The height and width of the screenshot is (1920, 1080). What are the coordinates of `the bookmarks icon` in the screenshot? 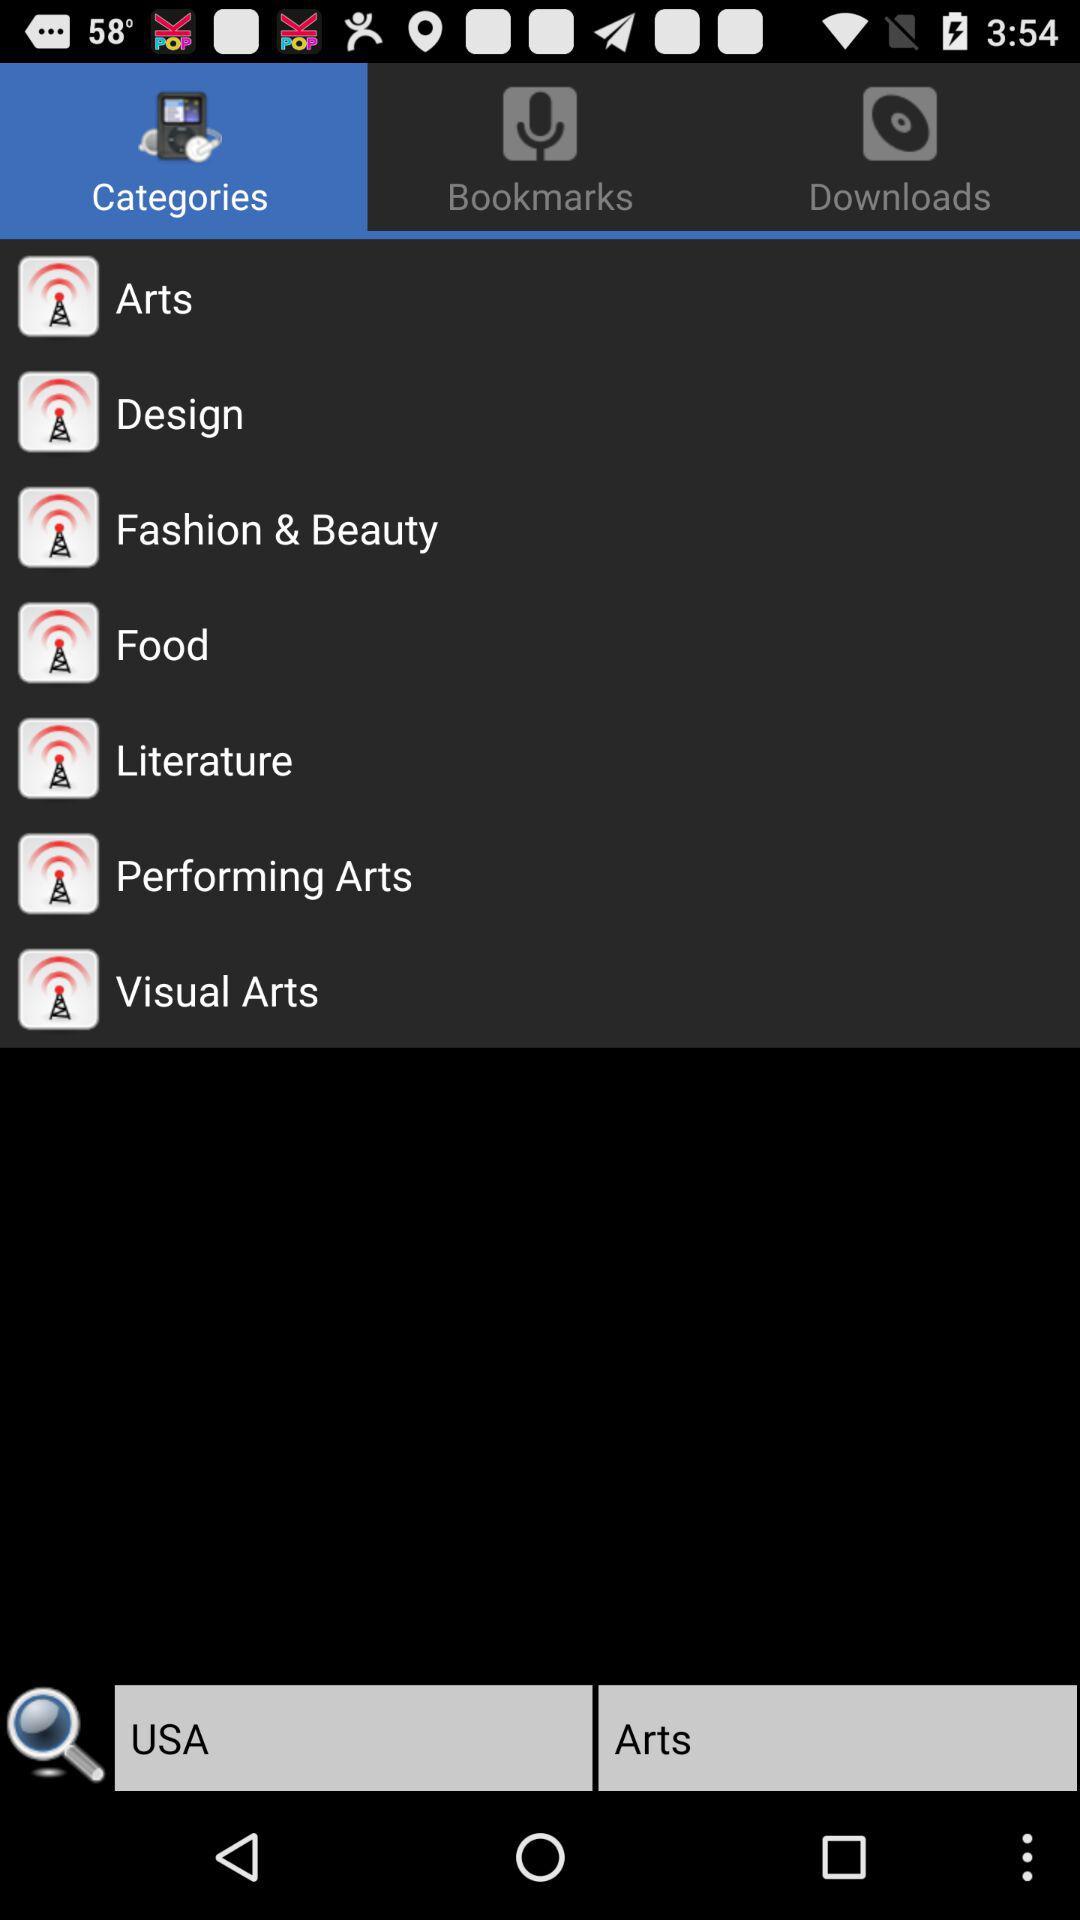 It's located at (540, 146).